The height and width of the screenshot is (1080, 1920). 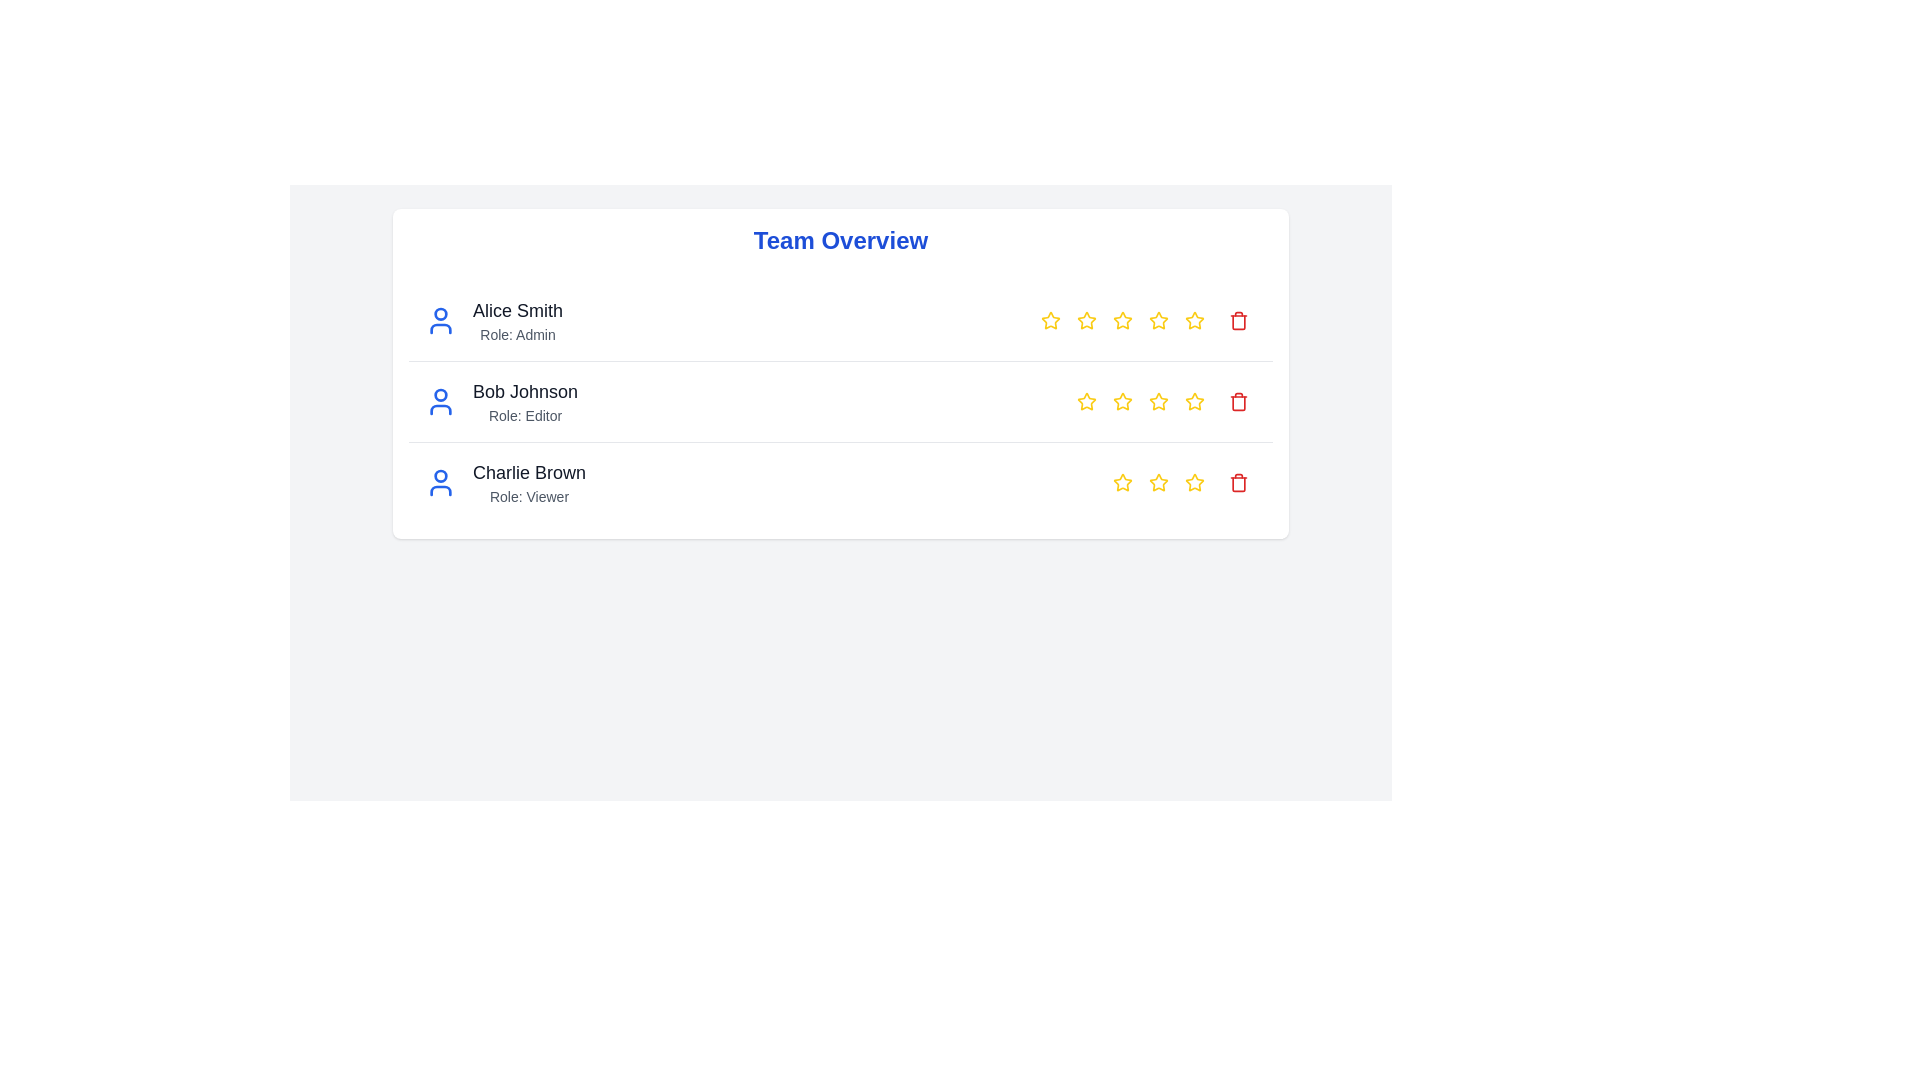 What do you see at coordinates (1237, 319) in the screenshot?
I see `the delete button with a trash icon located at the rightmost end of the row for 'Alice Smith'` at bounding box center [1237, 319].